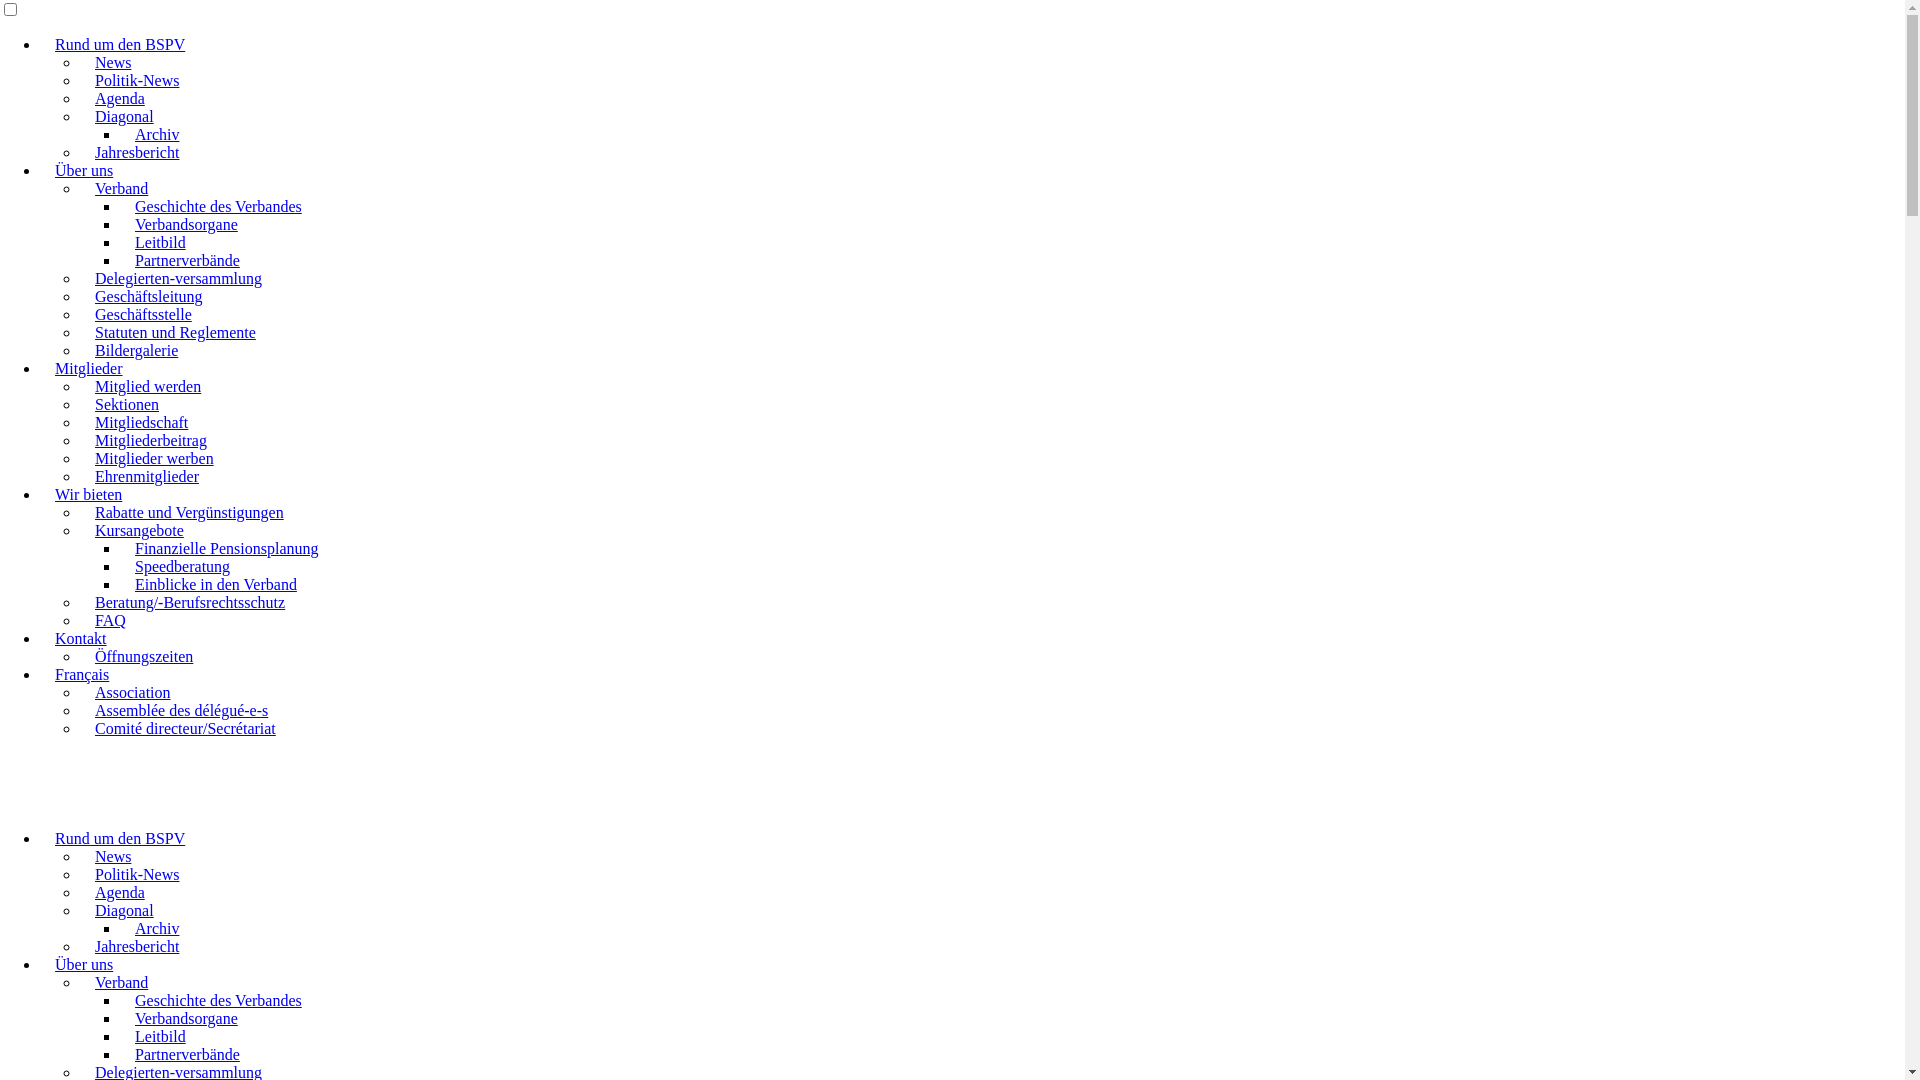 This screenshot has height=1080, width=1920. I want to click on 'Jahresbericht', so click(80, 151).